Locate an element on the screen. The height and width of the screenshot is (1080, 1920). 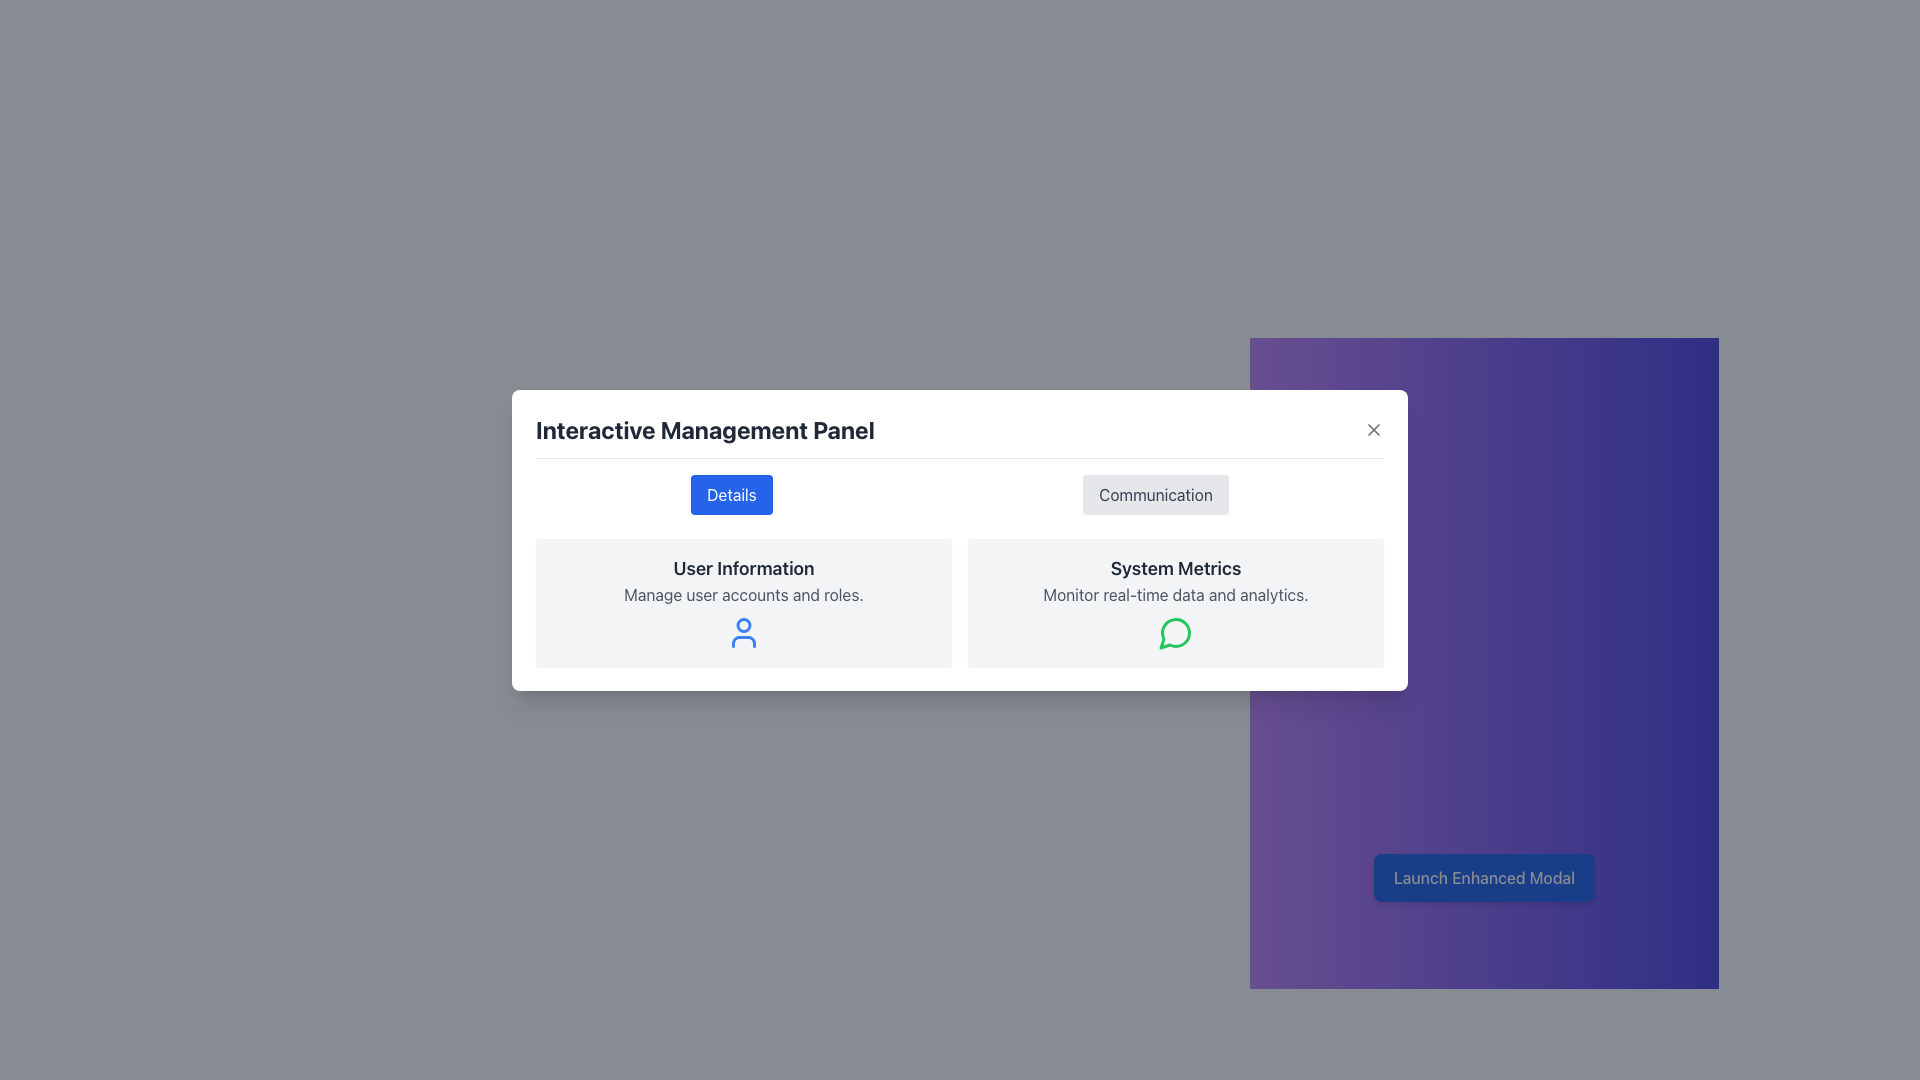
the circular speech bubble icon with a greenish outline located in the 'System Metrics' section of the modal dialog interface is located at coordinates (1175, 633).